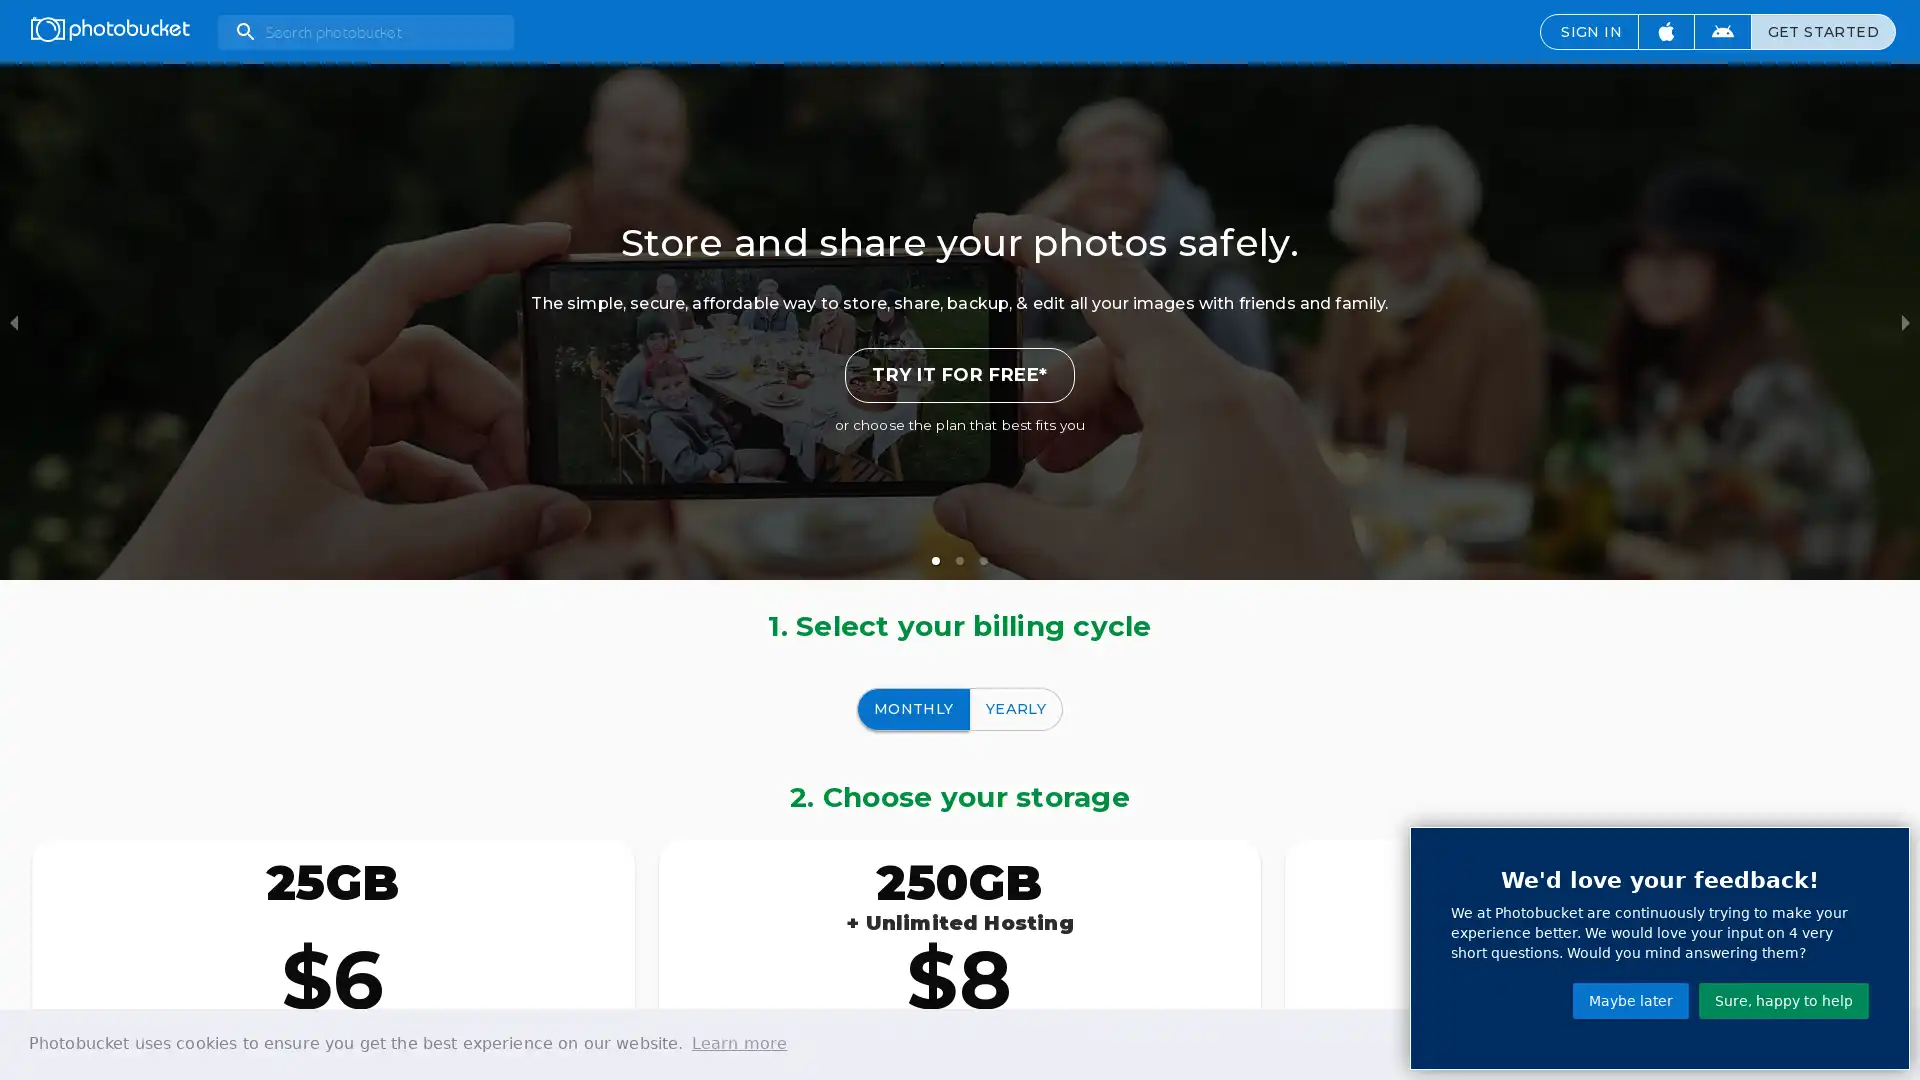 Image resolution: width=1920 pixels, height=1080 pixels. What do you see at coordinates (1666, 31) in the screenshot?
I see `Download iOS` at bounding box center [1666, 31].